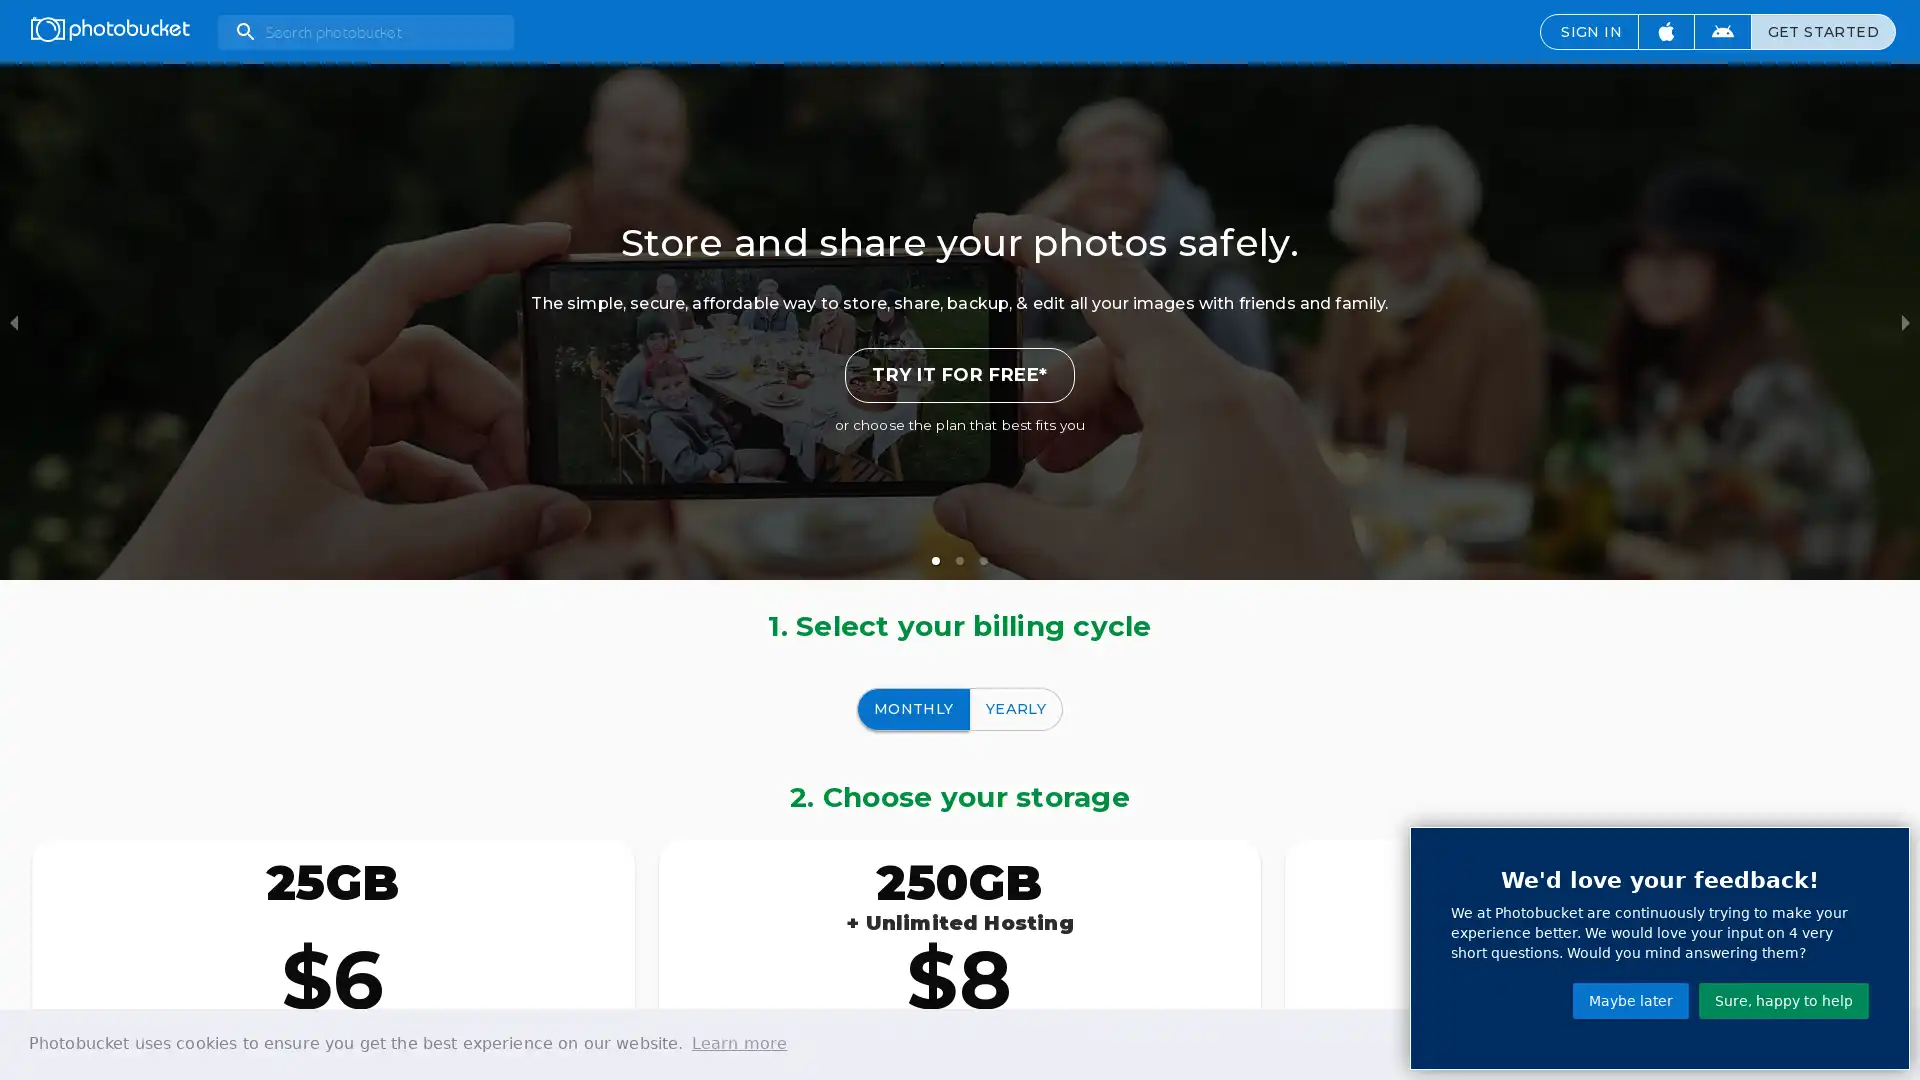 Image resolution: width=1920 pixels, height=1080 pixels. What do you see at coordinates (1666, 31) in the screenshot?
I see `Download iOS` at bounding box center [1666, 31].